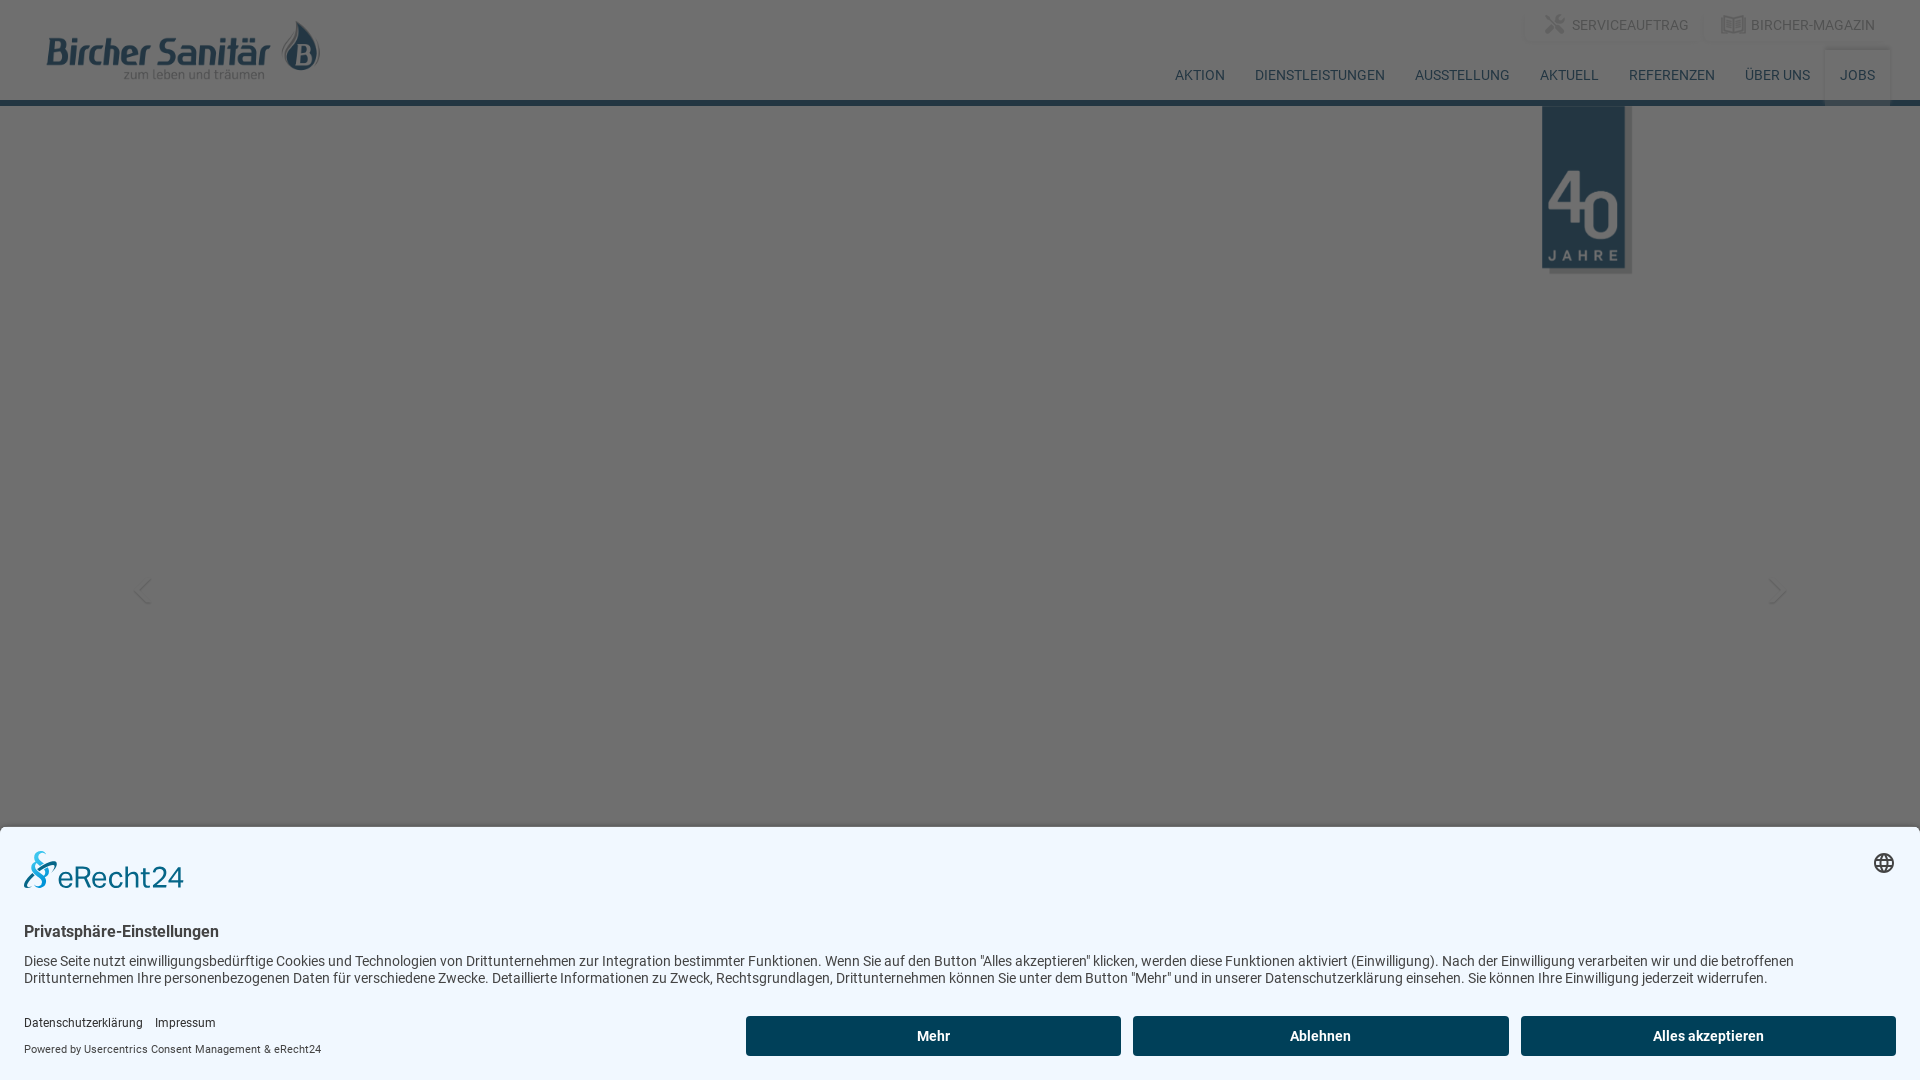 This screenshot has width=1920, height=1080. I want to click on 'REFERENZEN', so click(1671, 73).